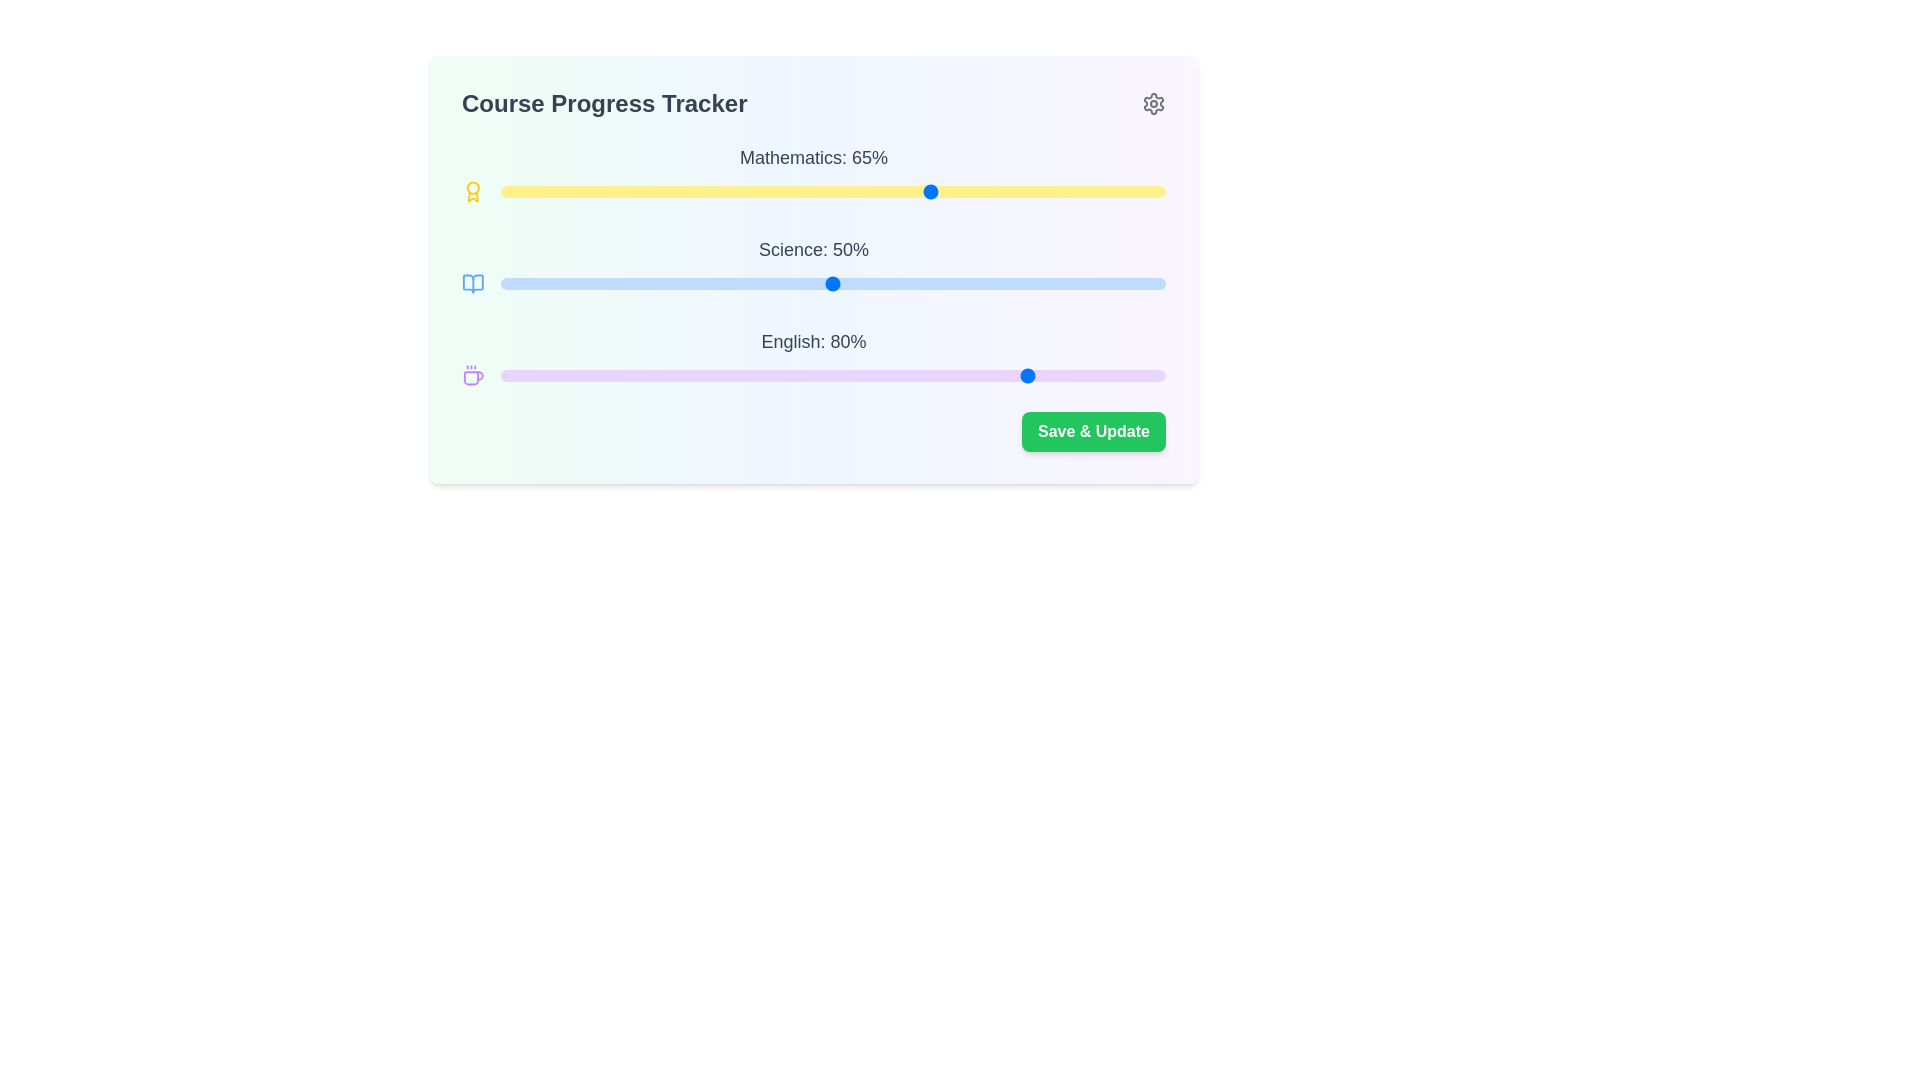  Describe the element at coordinates (1093, 431) in the screenshot. I see `the save button located at the bottom-right corner of the primary user interface panel to change its color` at that location.